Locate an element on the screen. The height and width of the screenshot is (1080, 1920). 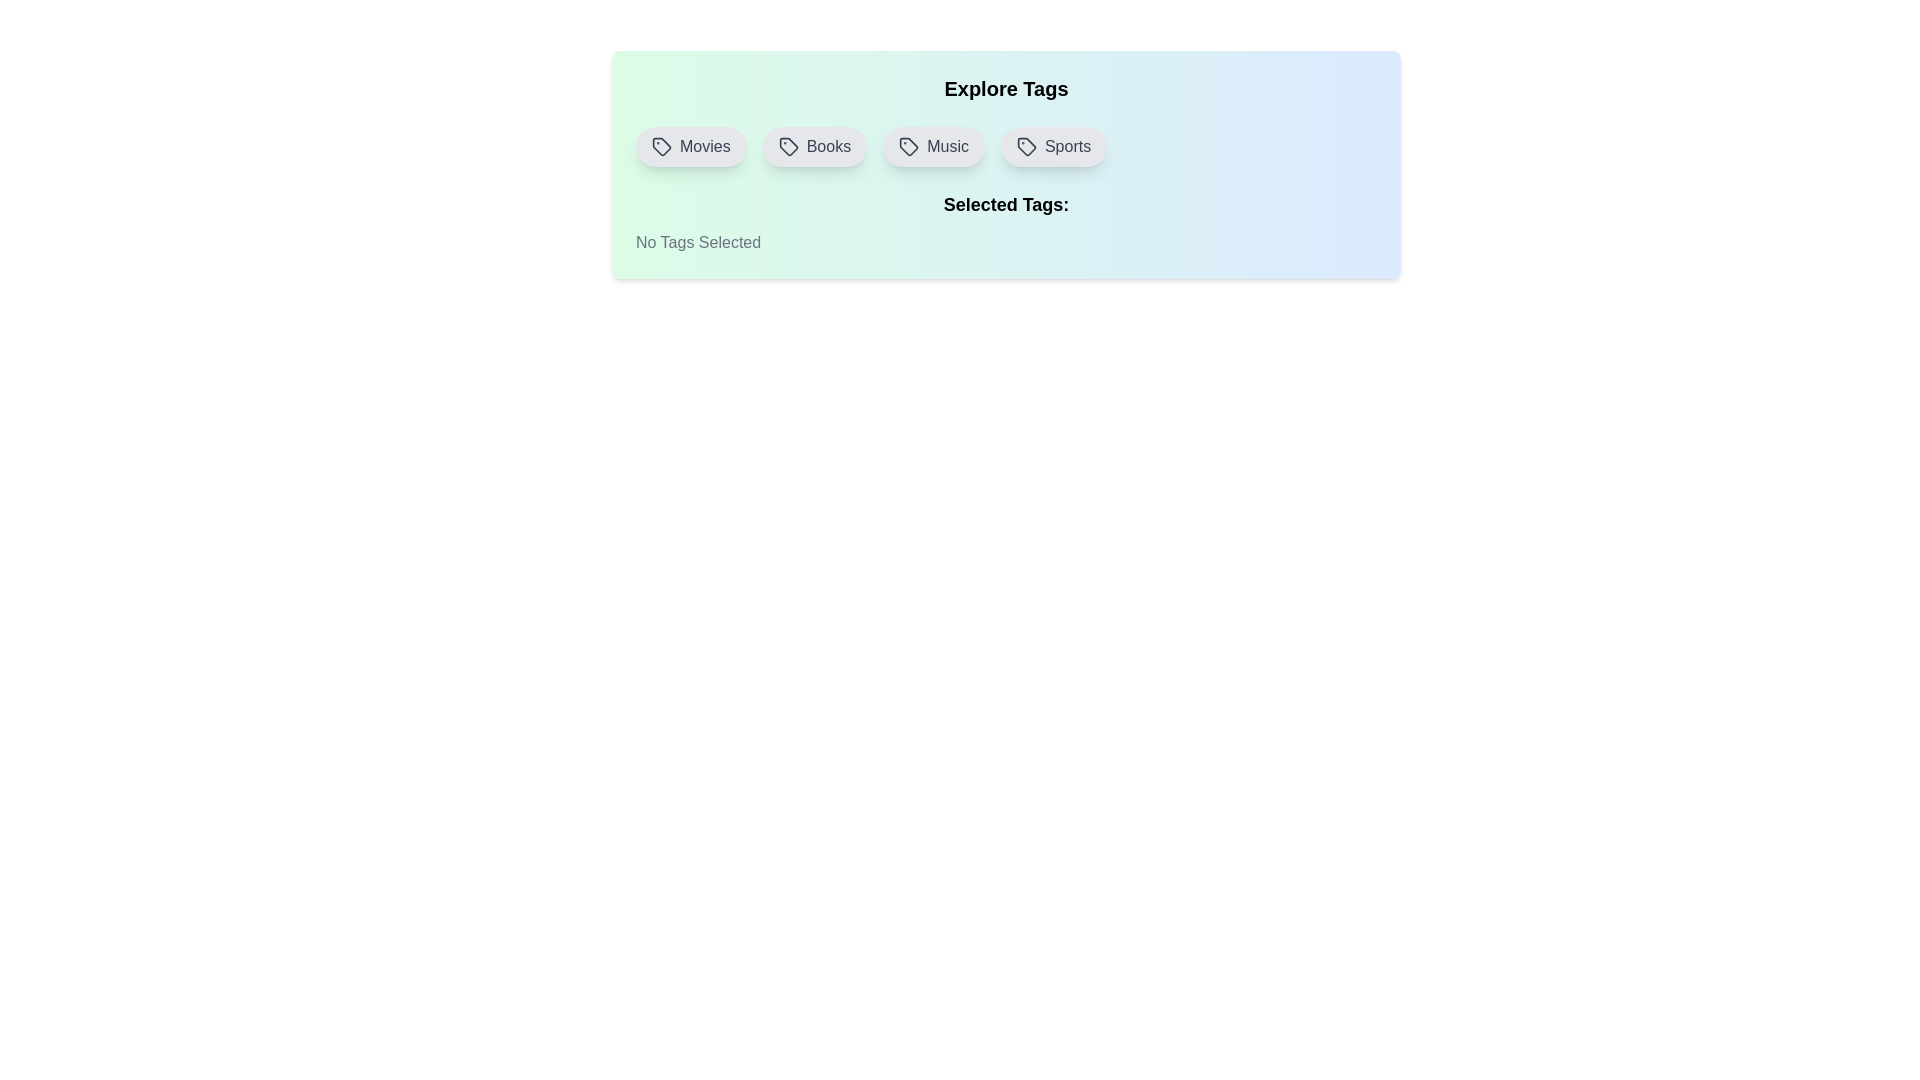
the SVG tag icon resembling a price label in the 'Explore Tags' section, which is the second icon from the left is located at coordinates (787, 145).